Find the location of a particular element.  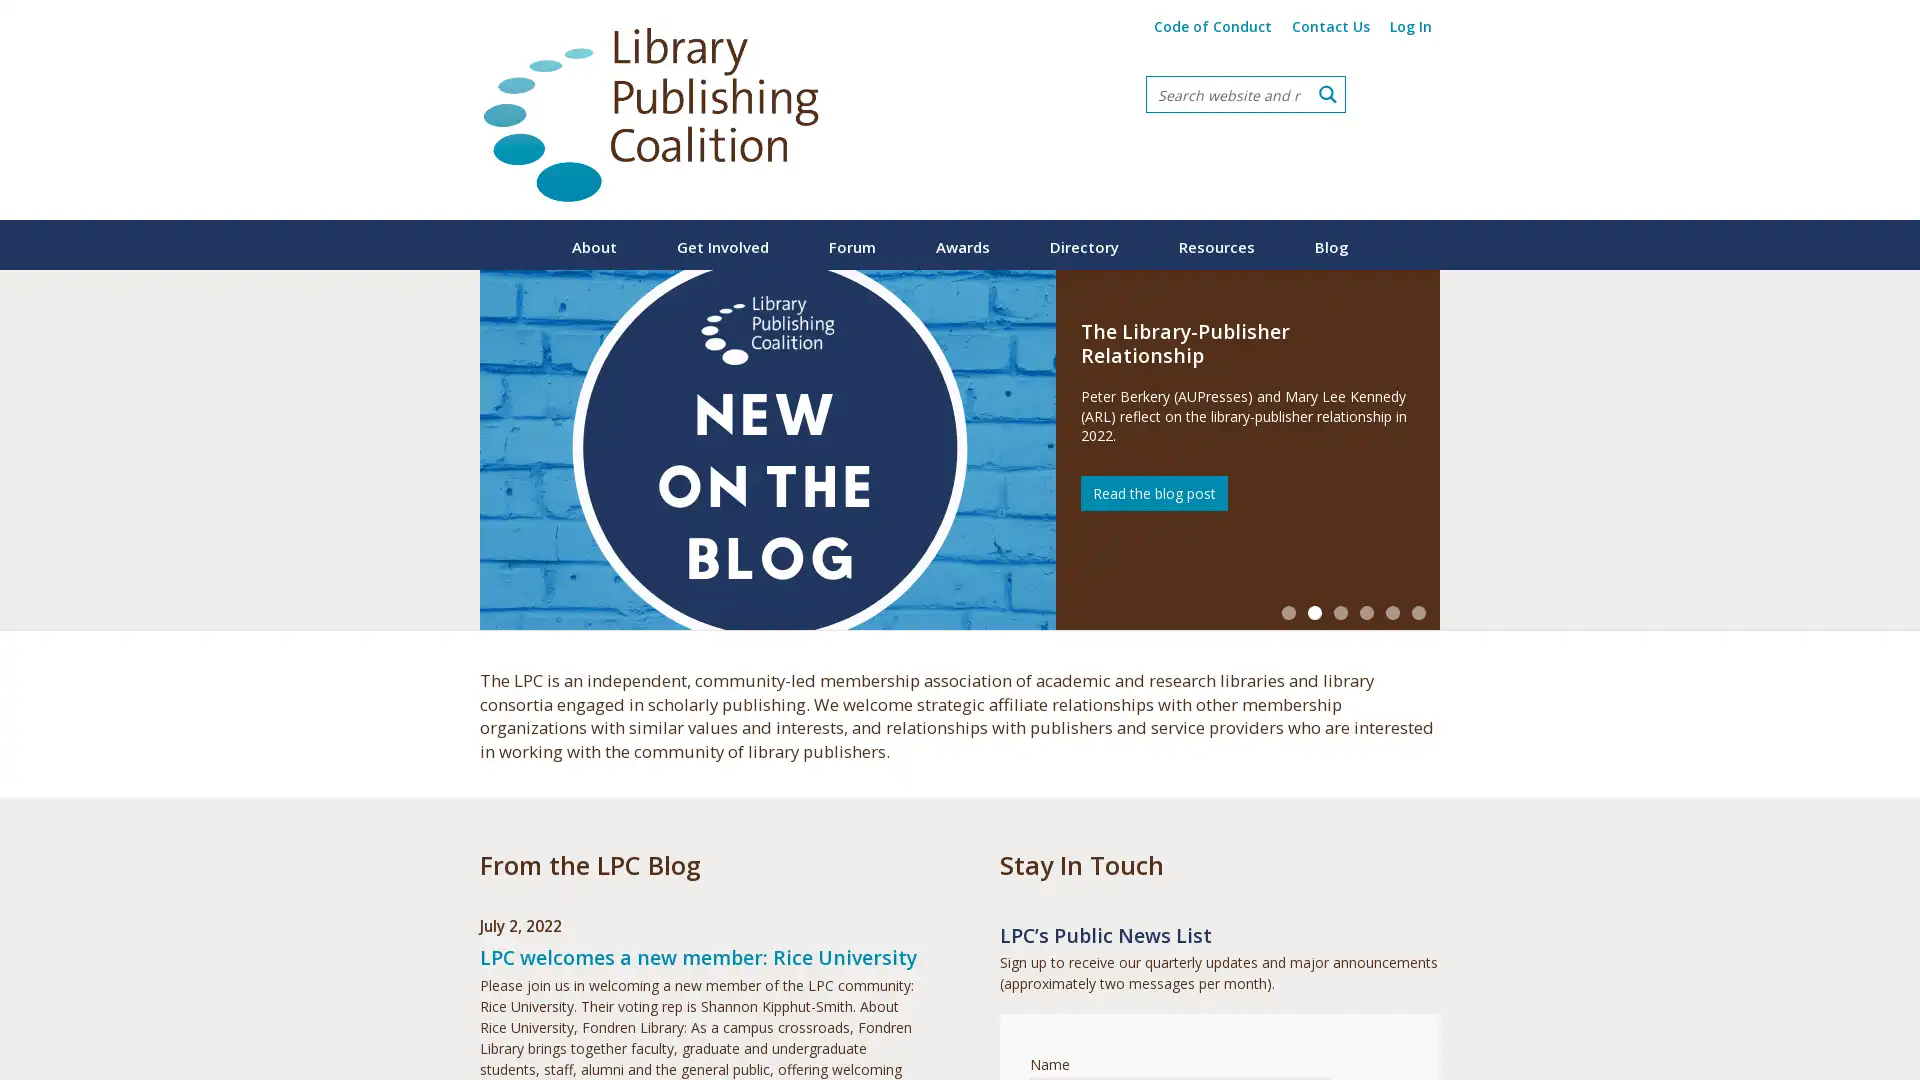

Go to slide 2 is located at coordinates (1315, 612).